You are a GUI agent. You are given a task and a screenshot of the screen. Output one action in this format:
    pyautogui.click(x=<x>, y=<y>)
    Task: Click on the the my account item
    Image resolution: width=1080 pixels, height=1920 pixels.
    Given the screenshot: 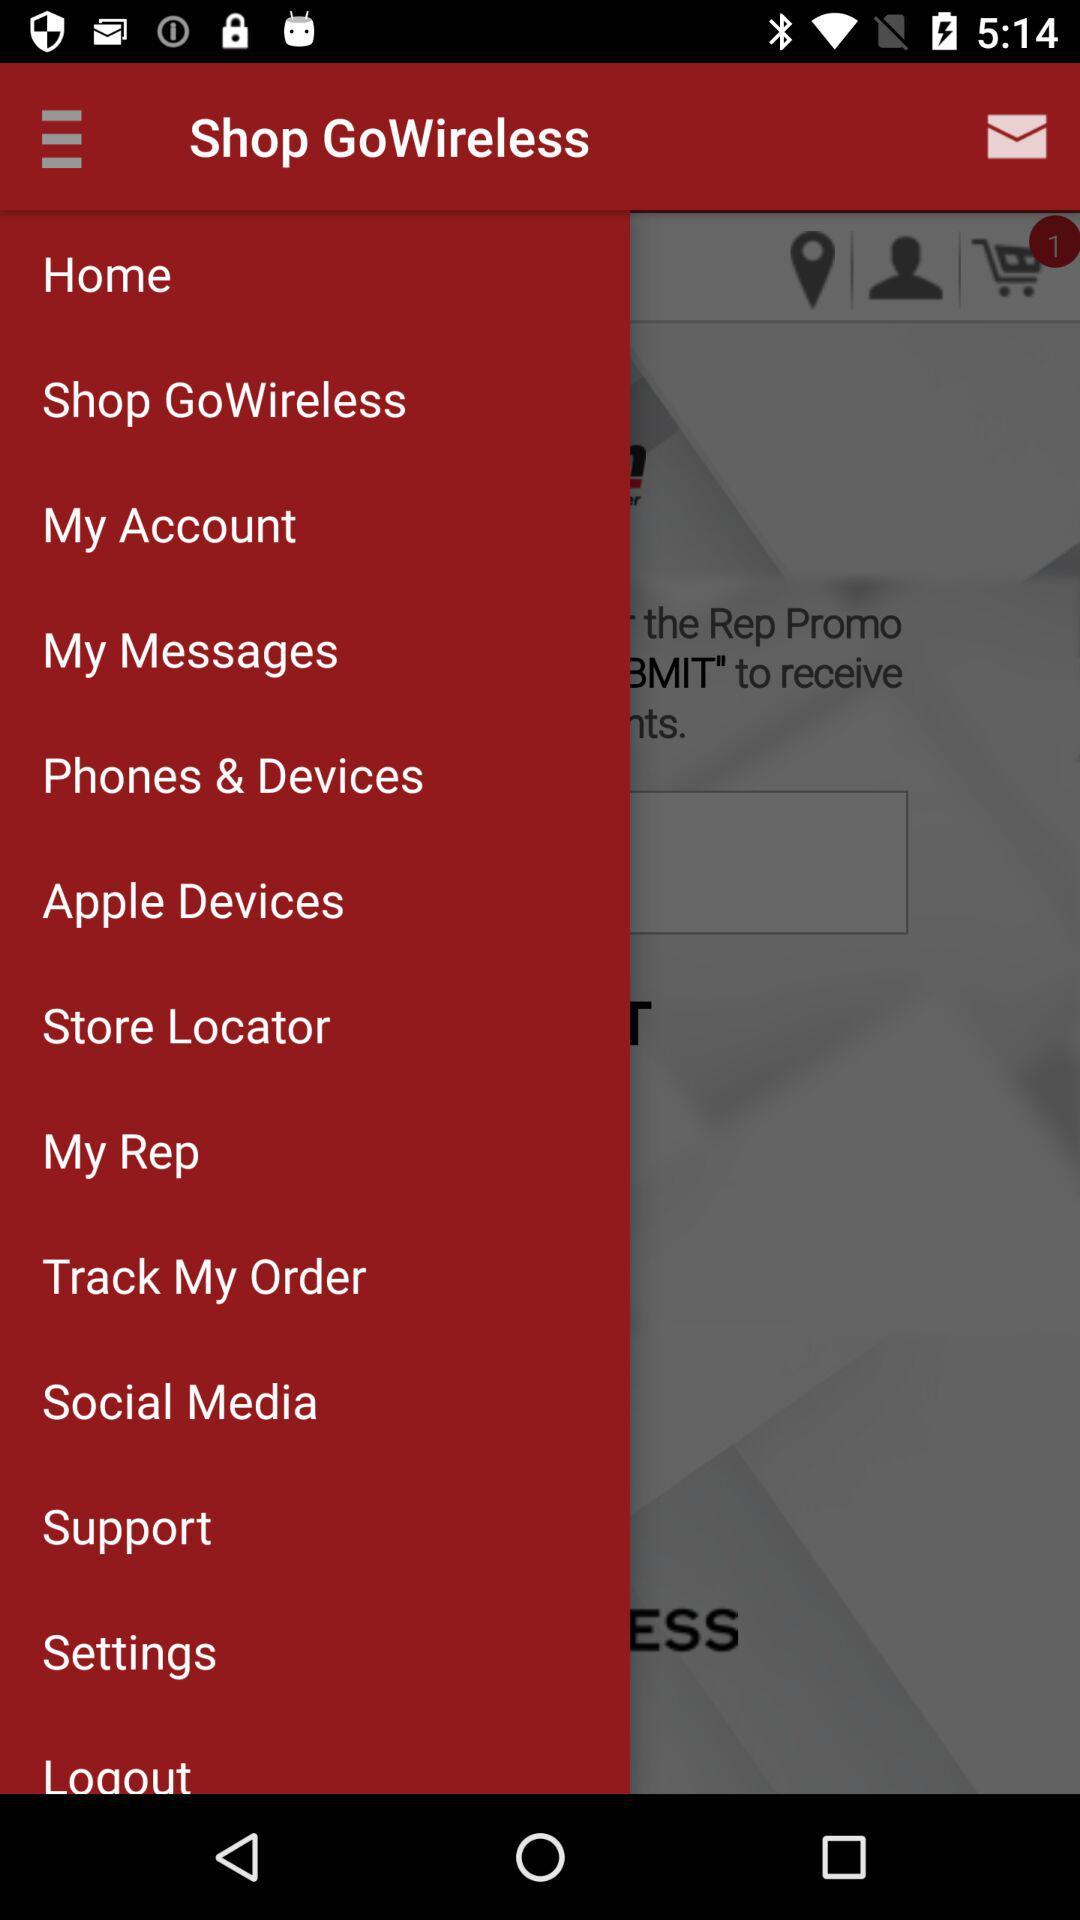 What is the action you would take?
    pyautogui.click(x=315, y=523)
    